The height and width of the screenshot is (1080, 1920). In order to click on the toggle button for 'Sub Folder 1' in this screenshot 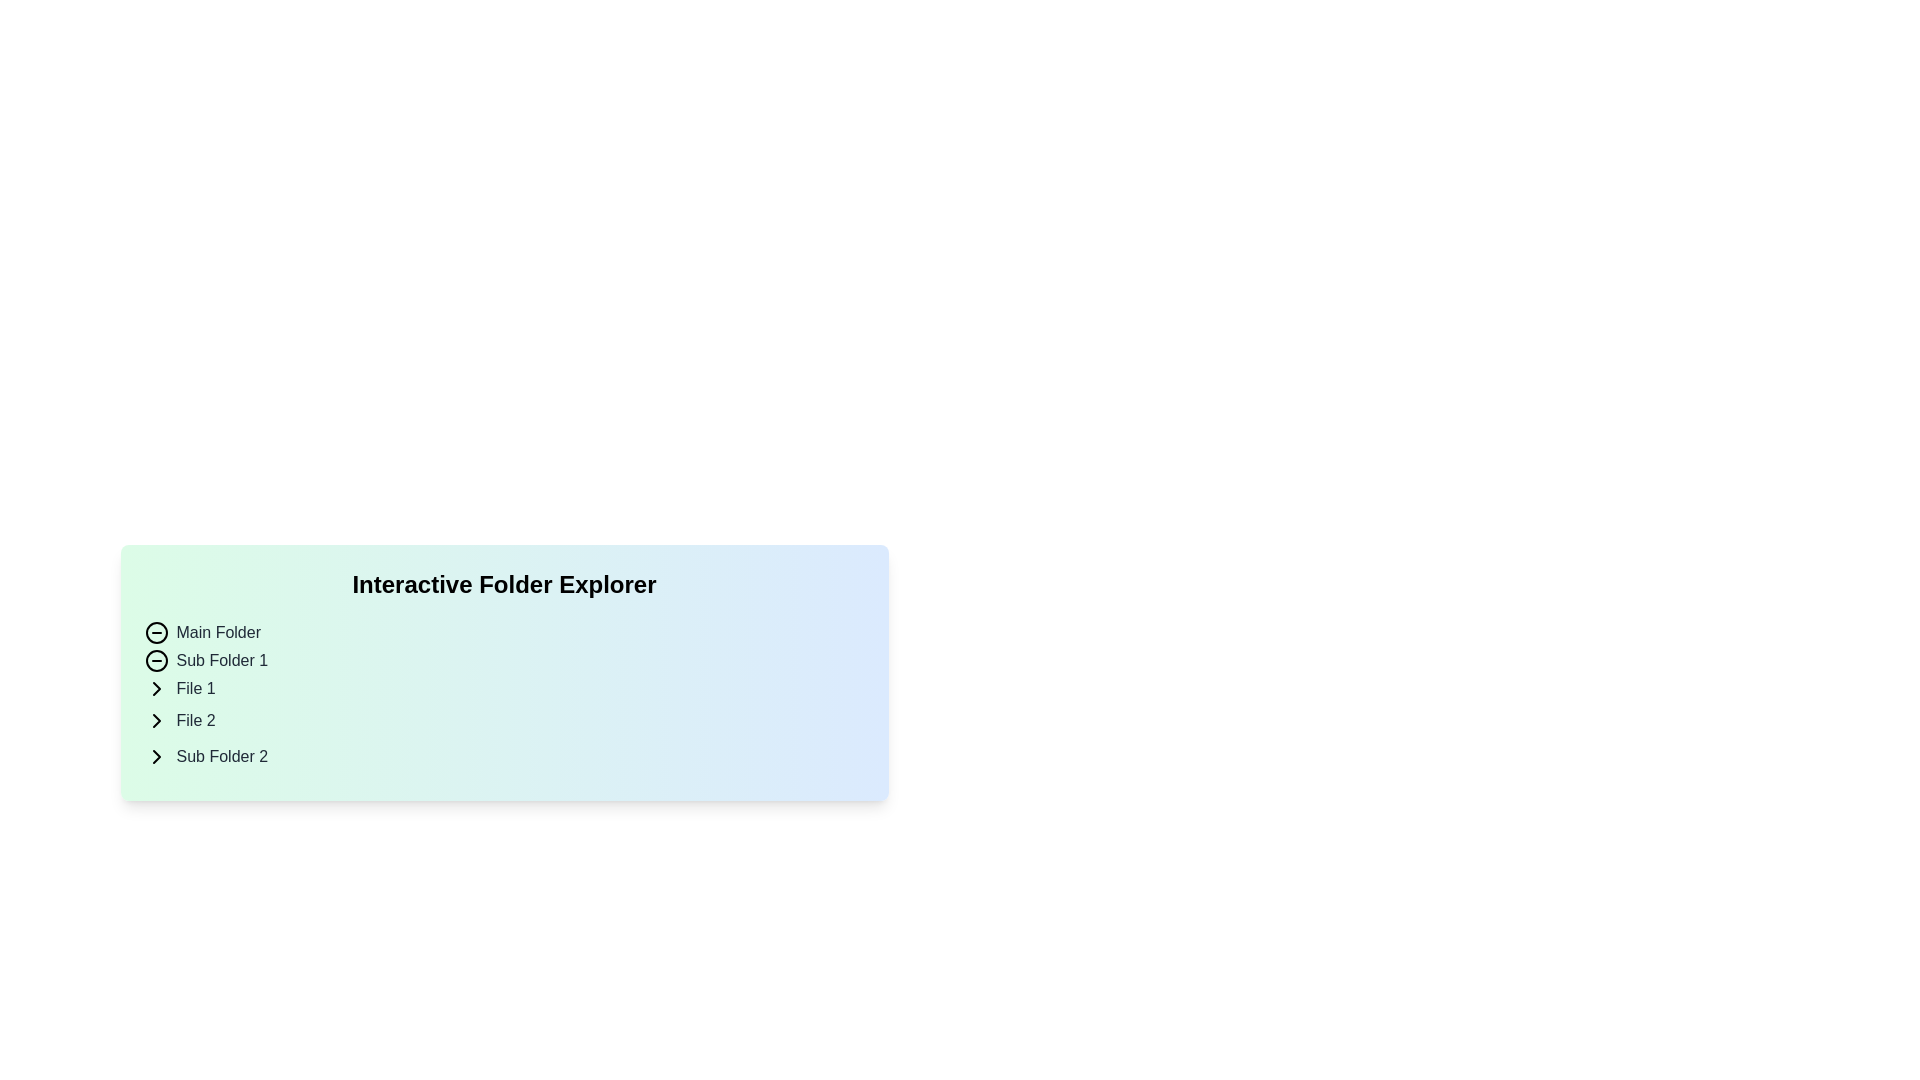, I will do `click(155, 660)`.